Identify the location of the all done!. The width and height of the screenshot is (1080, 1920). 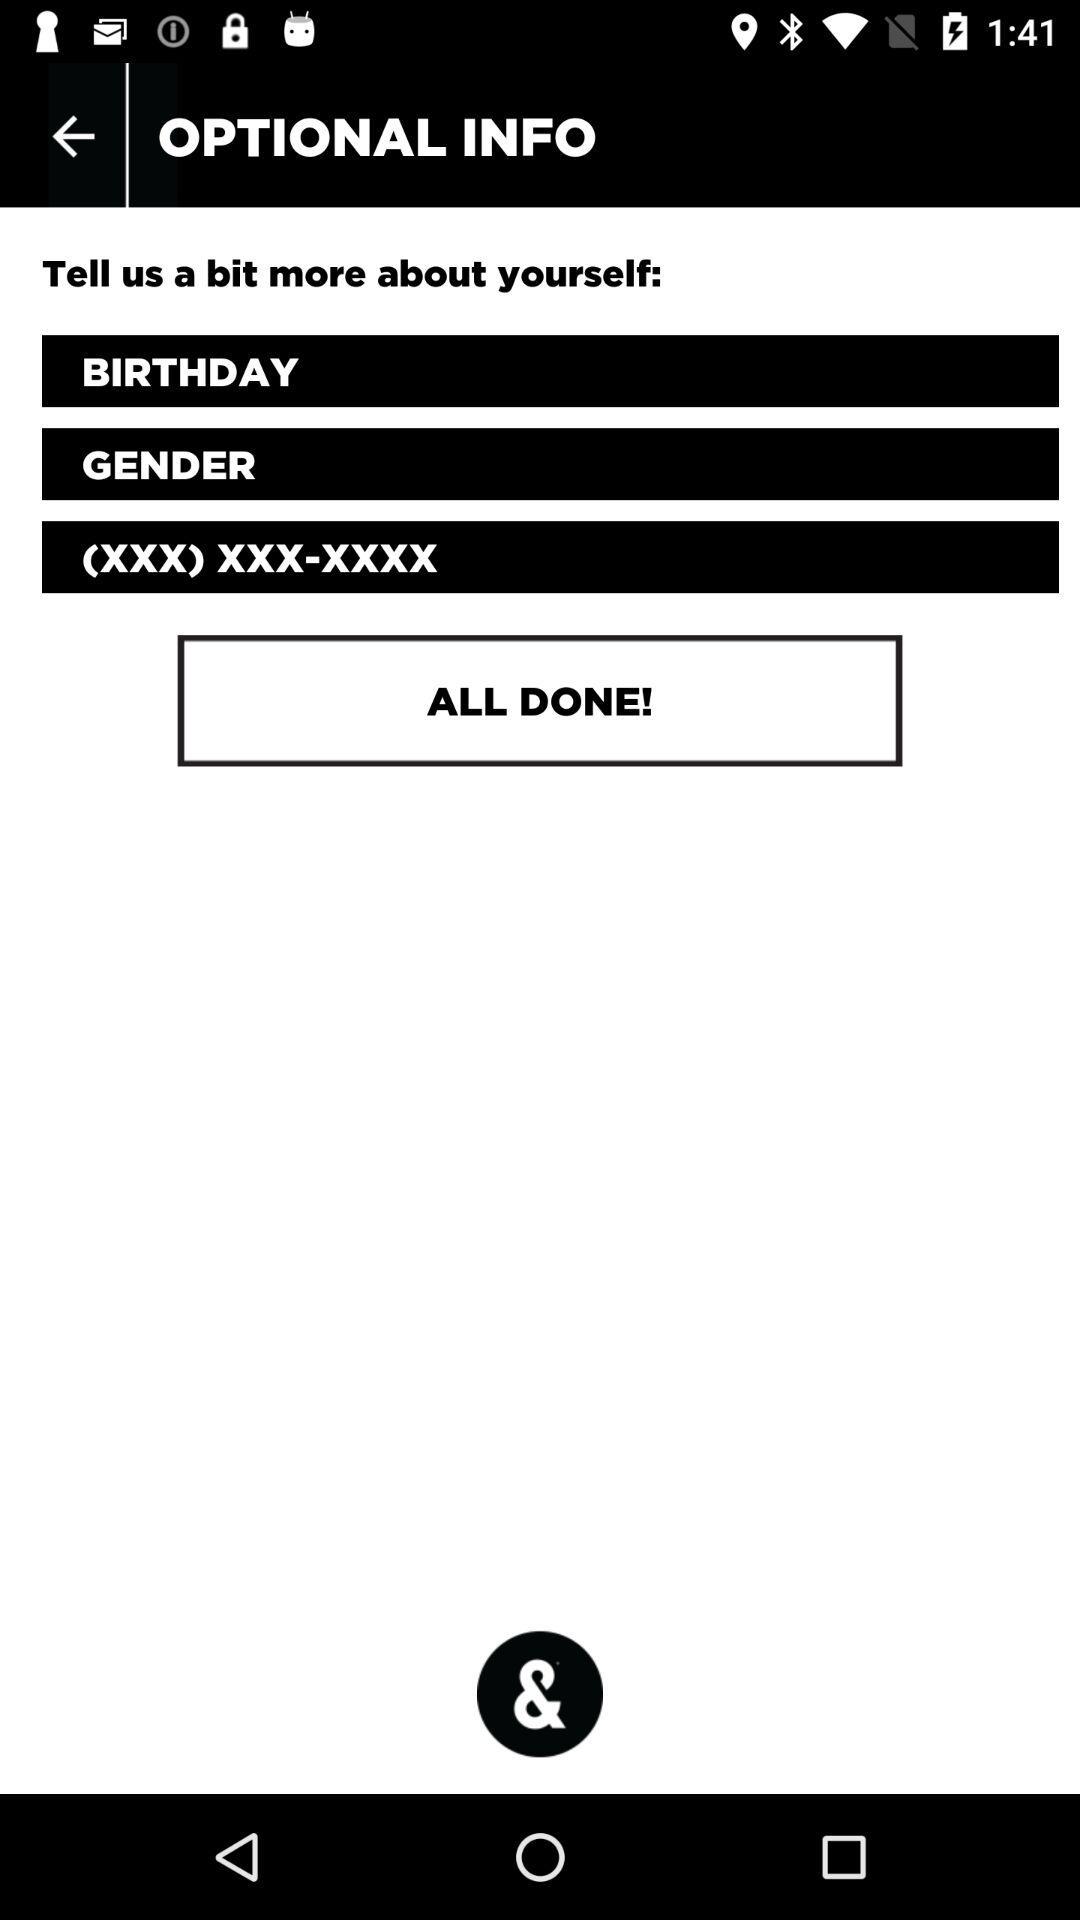
(540, 700).